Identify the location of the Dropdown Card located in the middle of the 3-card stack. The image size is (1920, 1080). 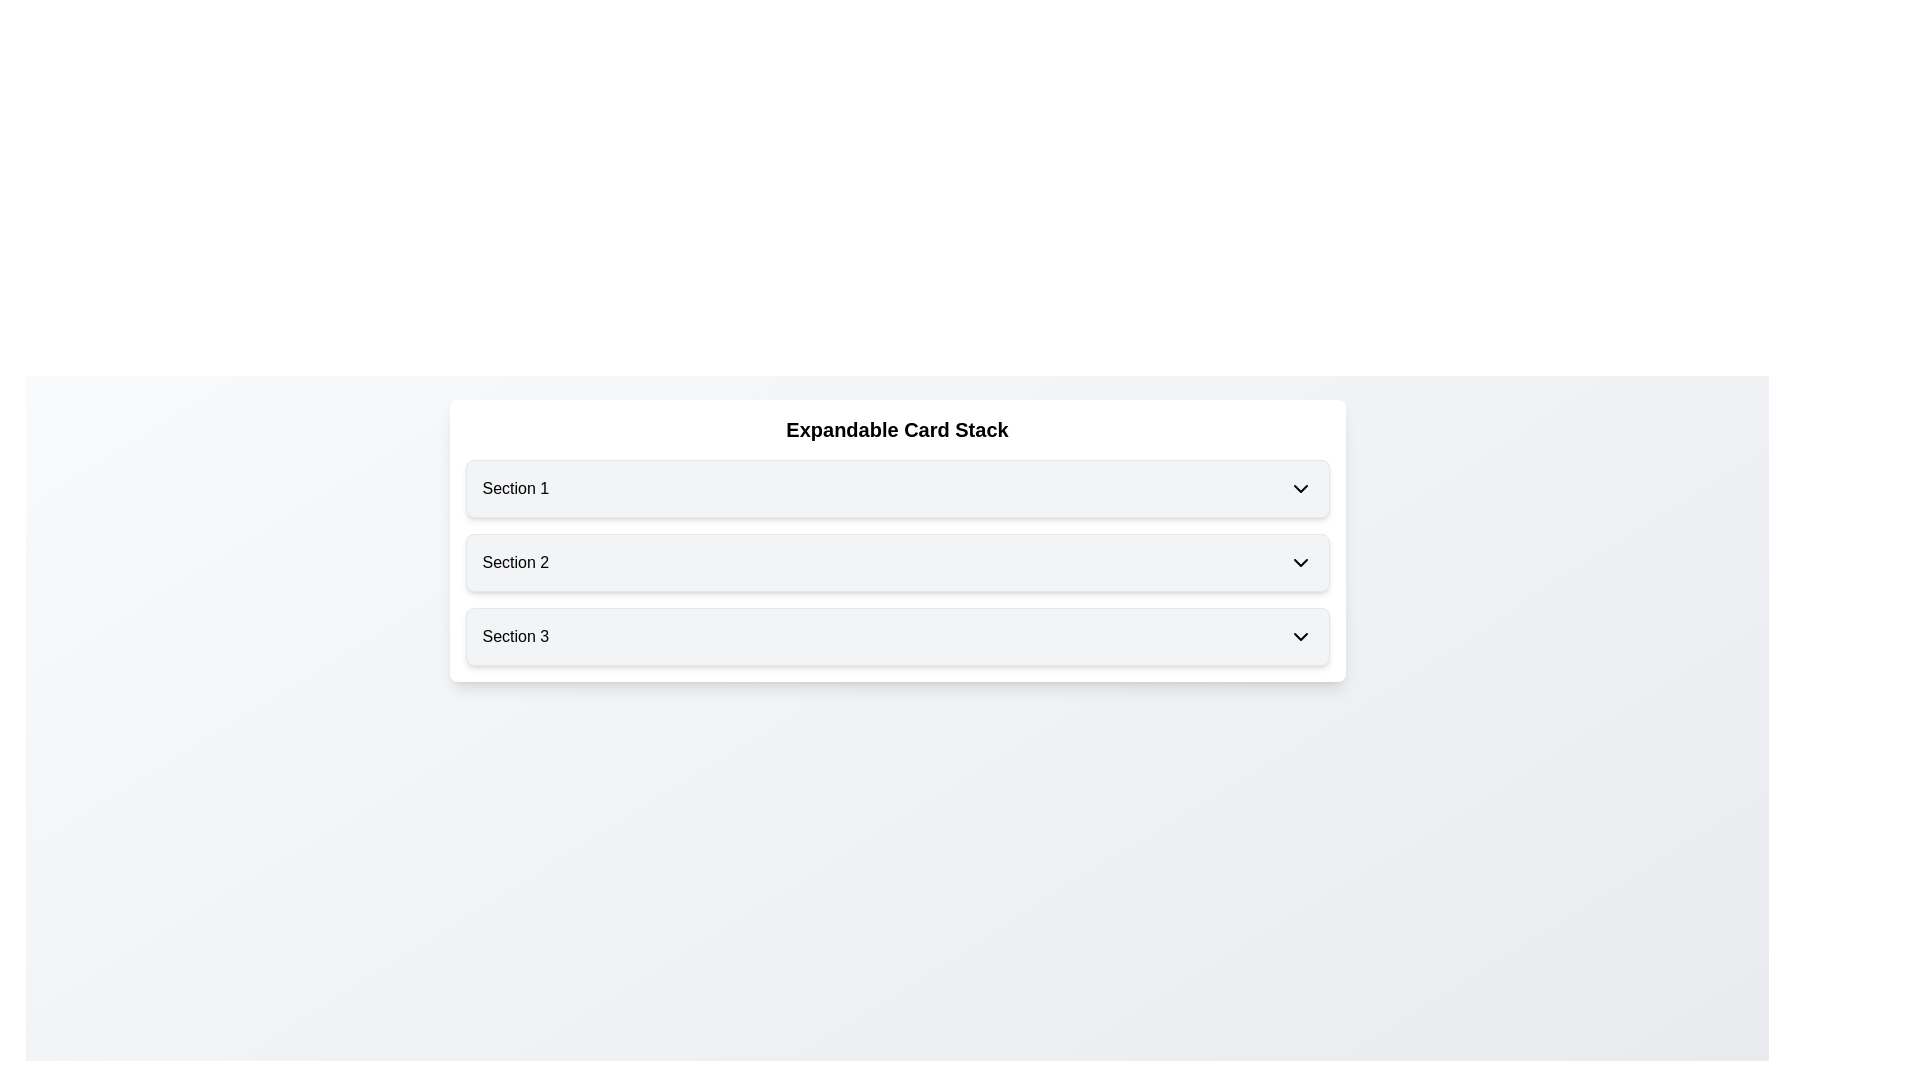
(896, 563).